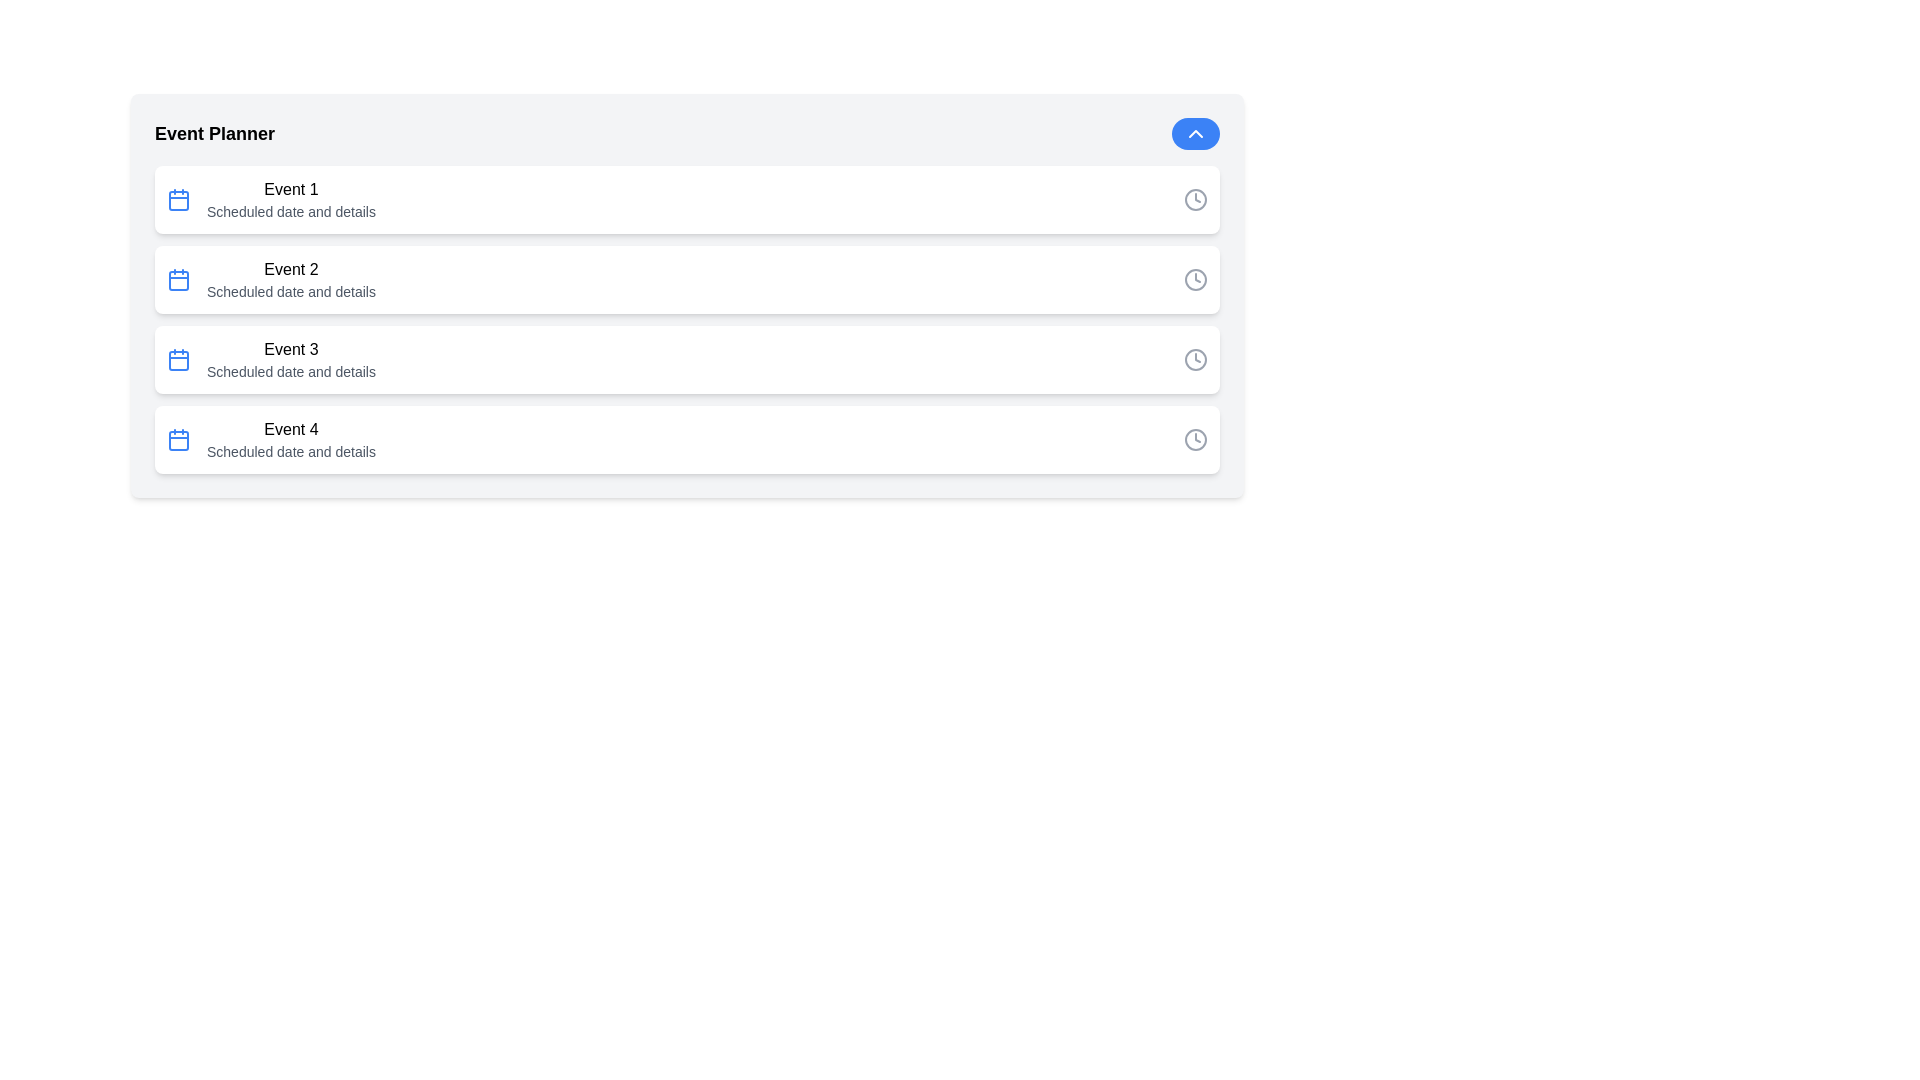  What do you see at coordinates (687, 200) in the screenshot?
I see `event title 'Event 1' and the details 'Scheduled date and details' from the visual card element with a white background and rounded corners, located in the 'Event Planner' section` at bounding box center [687, 200].